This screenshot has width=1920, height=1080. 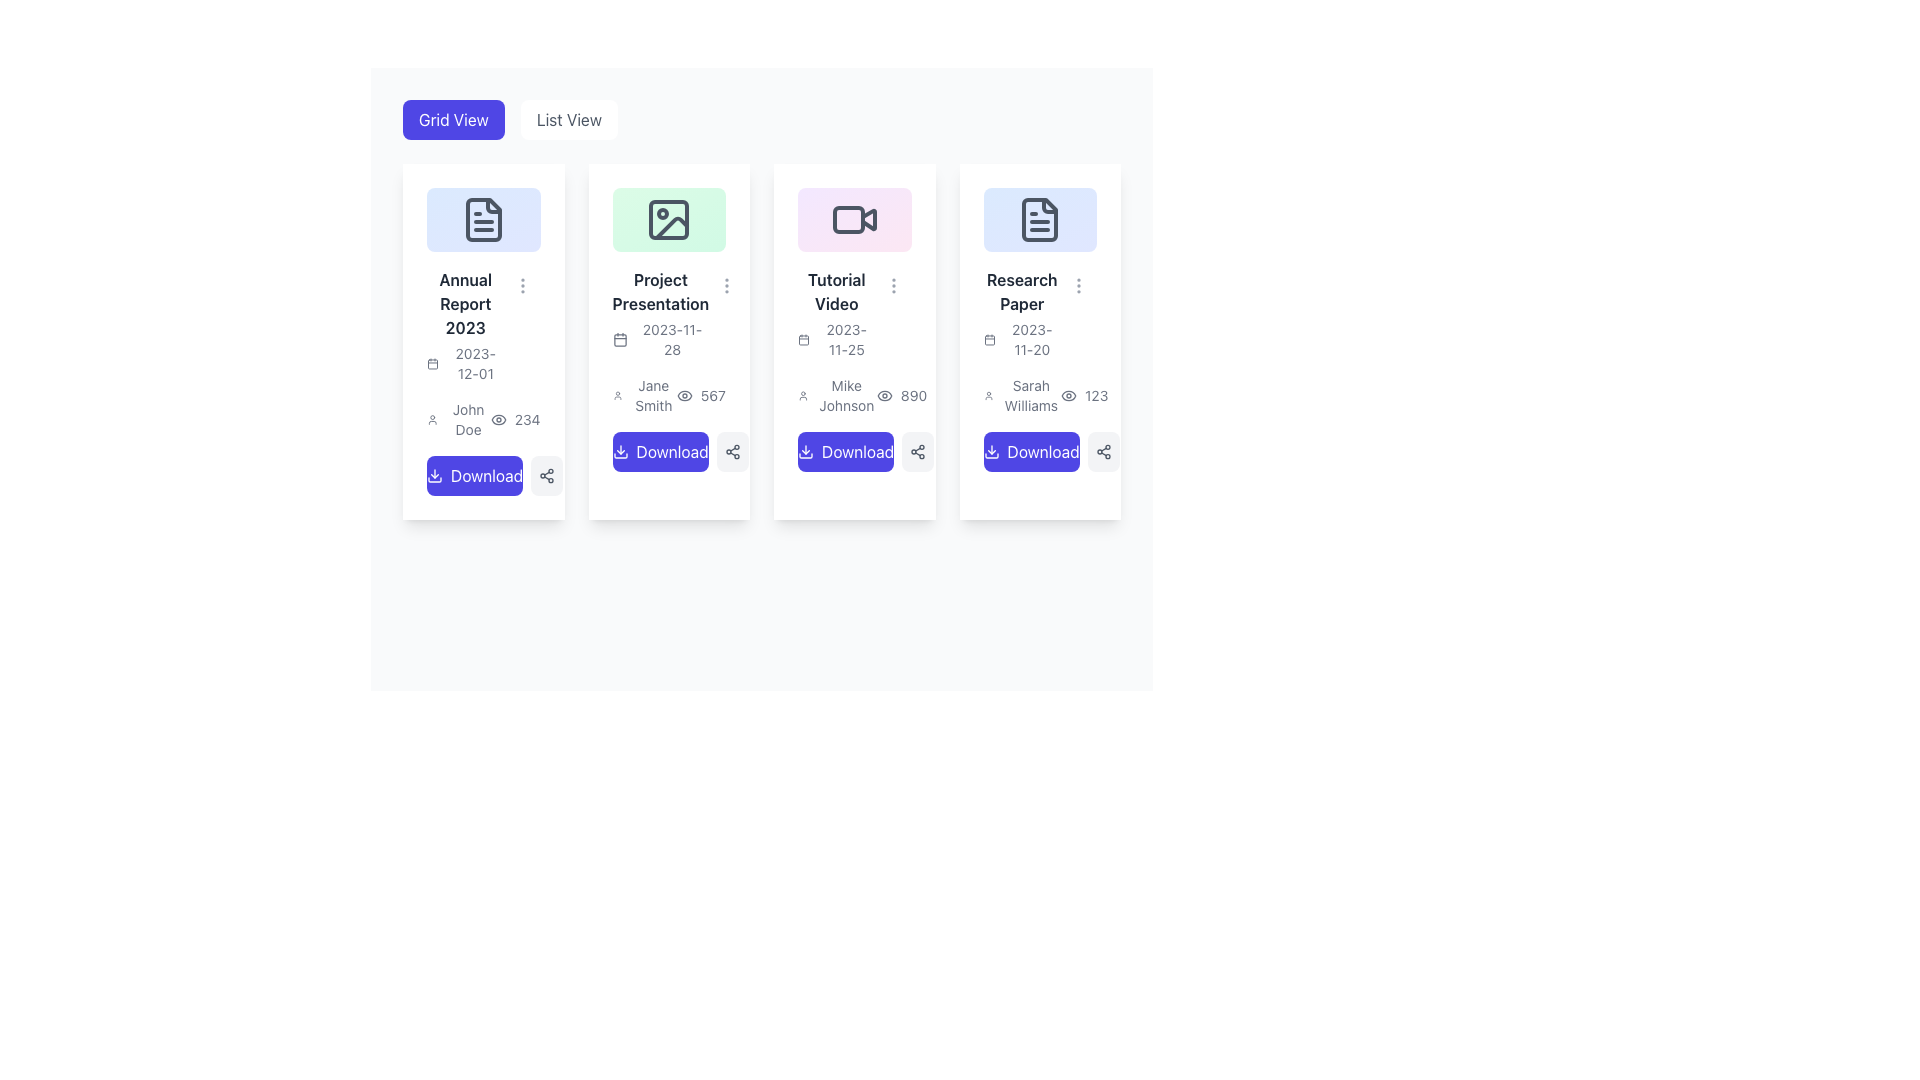 I want to click on the user icon associated with 'Jane Smith' located in the second card from the left, positioned at the top left corner of the card, so click(x=616, y=395).